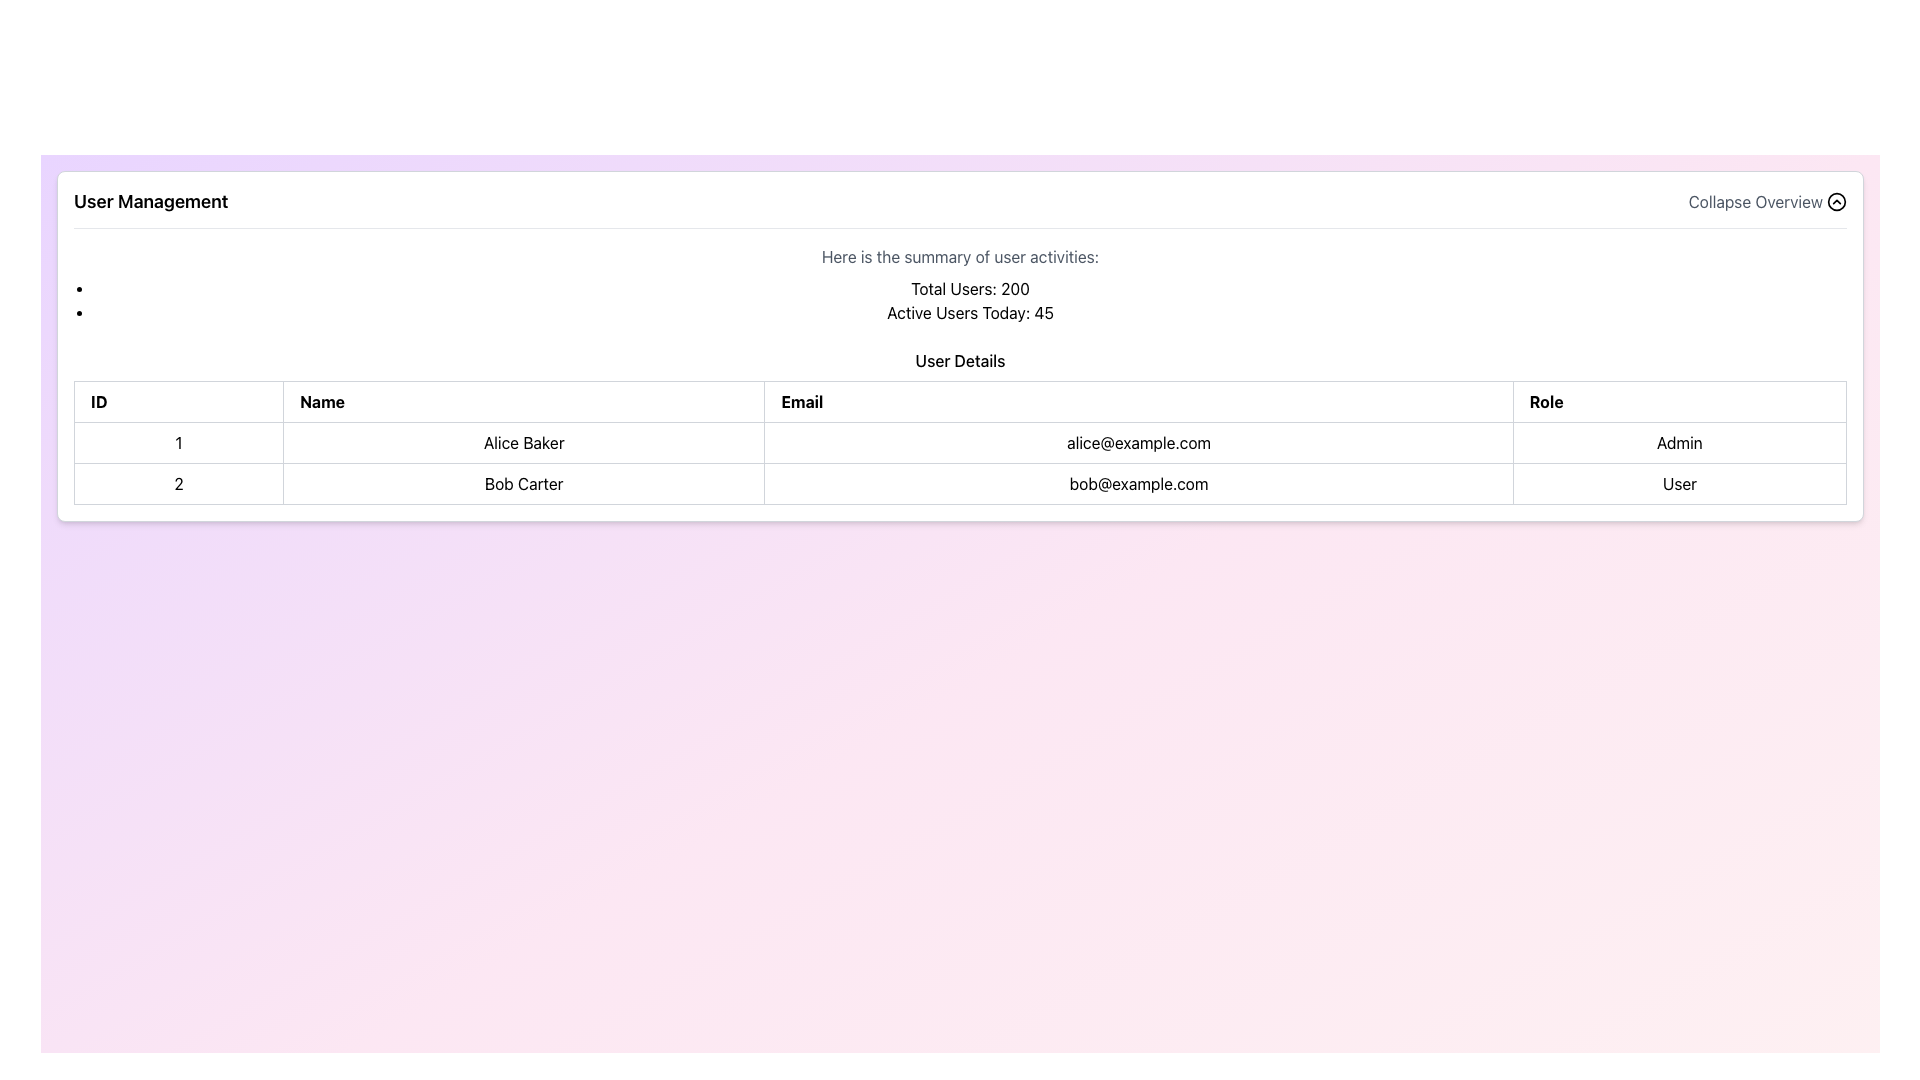 The width and height of the screenshot is (1920, 1080). Describe the element at coordinates (1138, 442) in the screenshot. I see `the text label displaying the email address 'alice@example.com' in the user table, which is the third cell in the first row` at that location.